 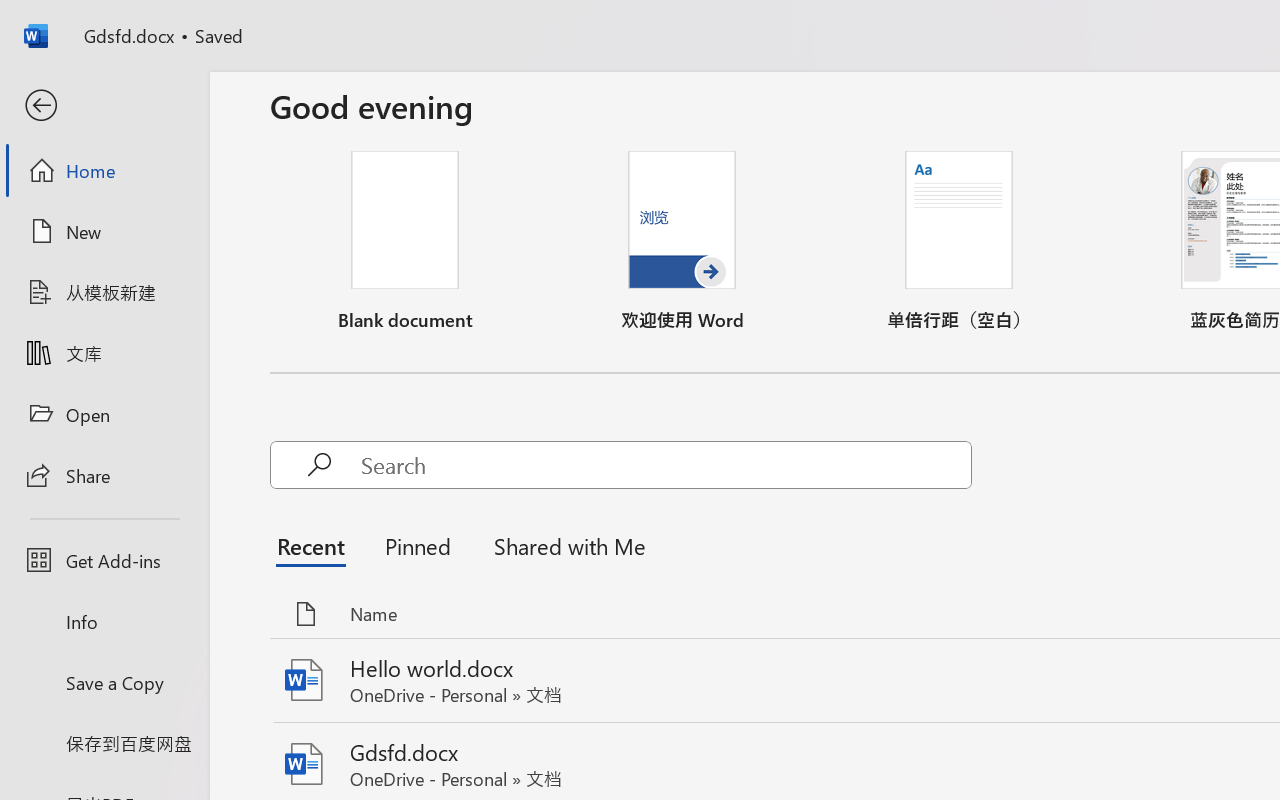 What do you see at coordinates (103, 231) in the screenshot?
I see `'New'` at bounding box center [103, 231].